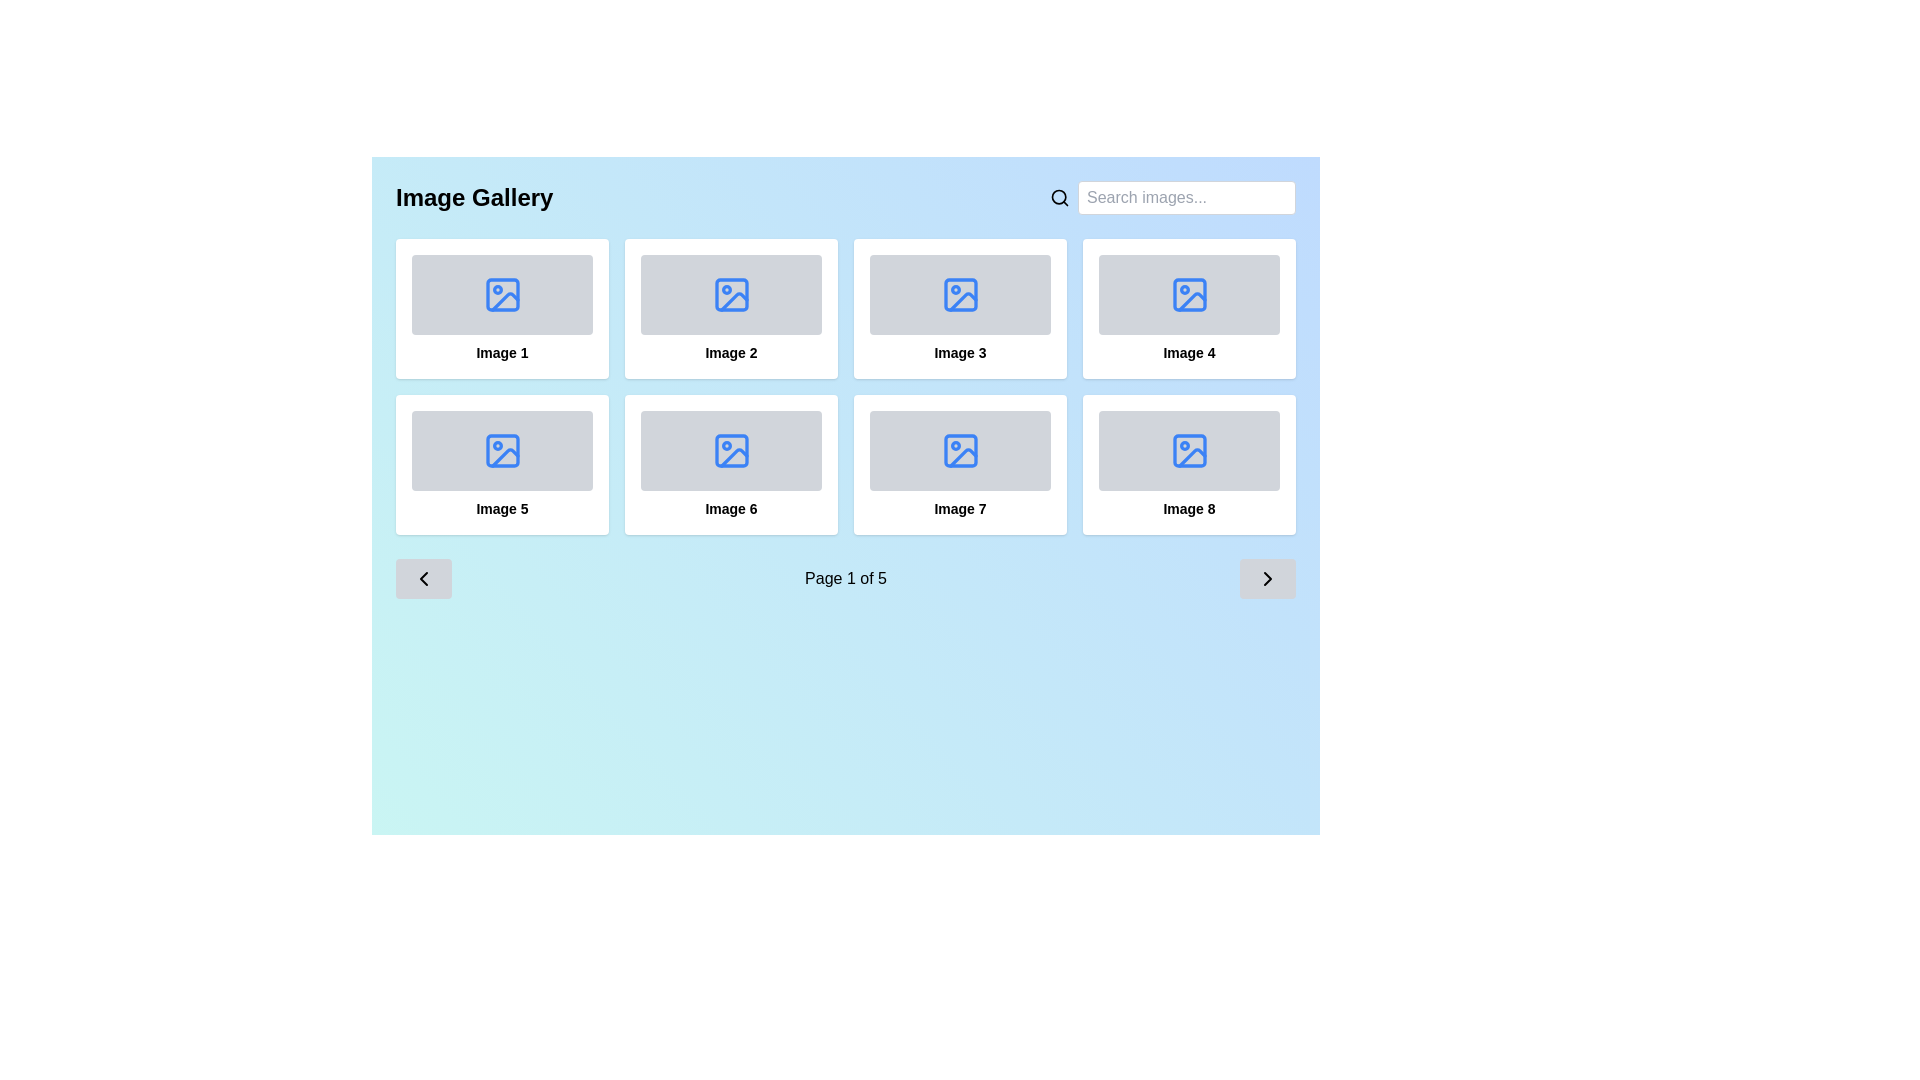 This screenshot has height=1080, width=1920. I want to click on the first item in the image gallery labeled 'Image 1', which is located at the top left corner of the grid layout, so click(502, 308).